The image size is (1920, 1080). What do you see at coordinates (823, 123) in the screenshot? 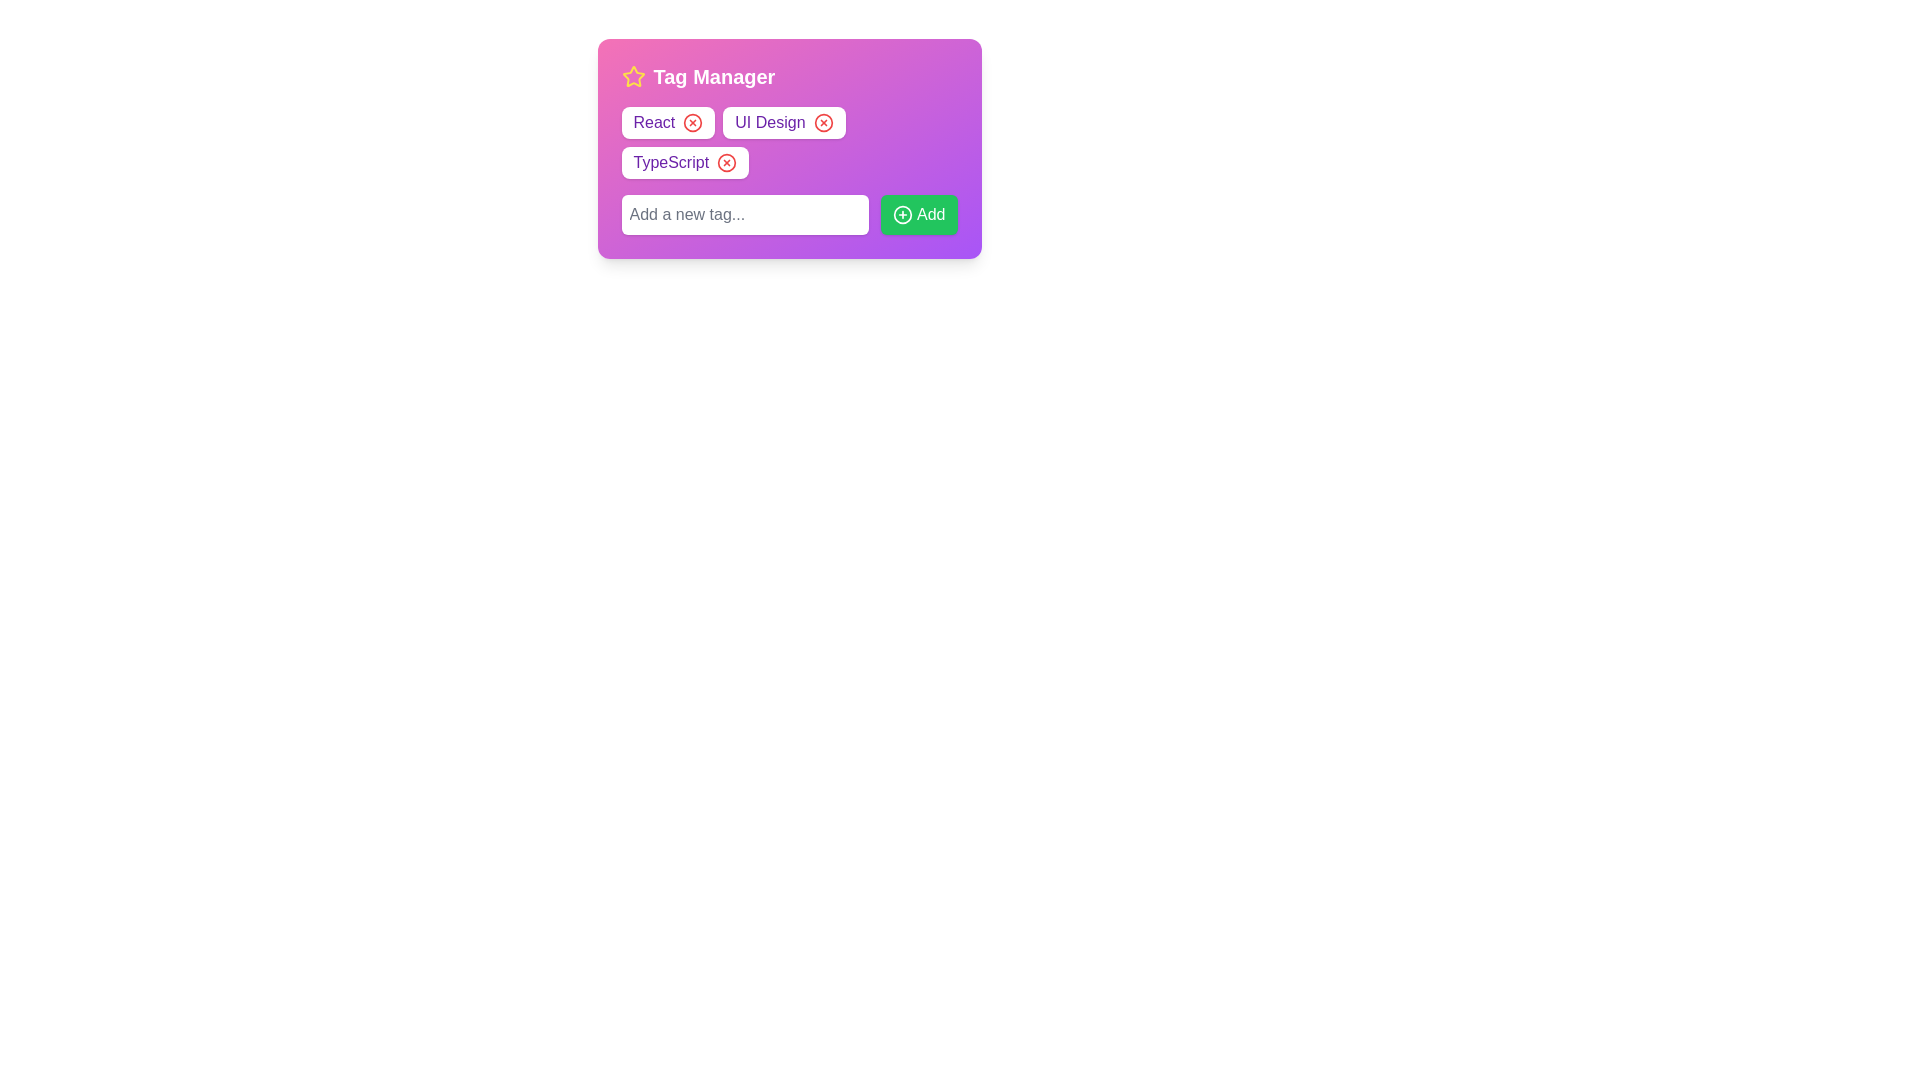
I see `the delete button for the 'UI Design' tag in the 'Tag Manager' modal` at bounding box center [823, 123].